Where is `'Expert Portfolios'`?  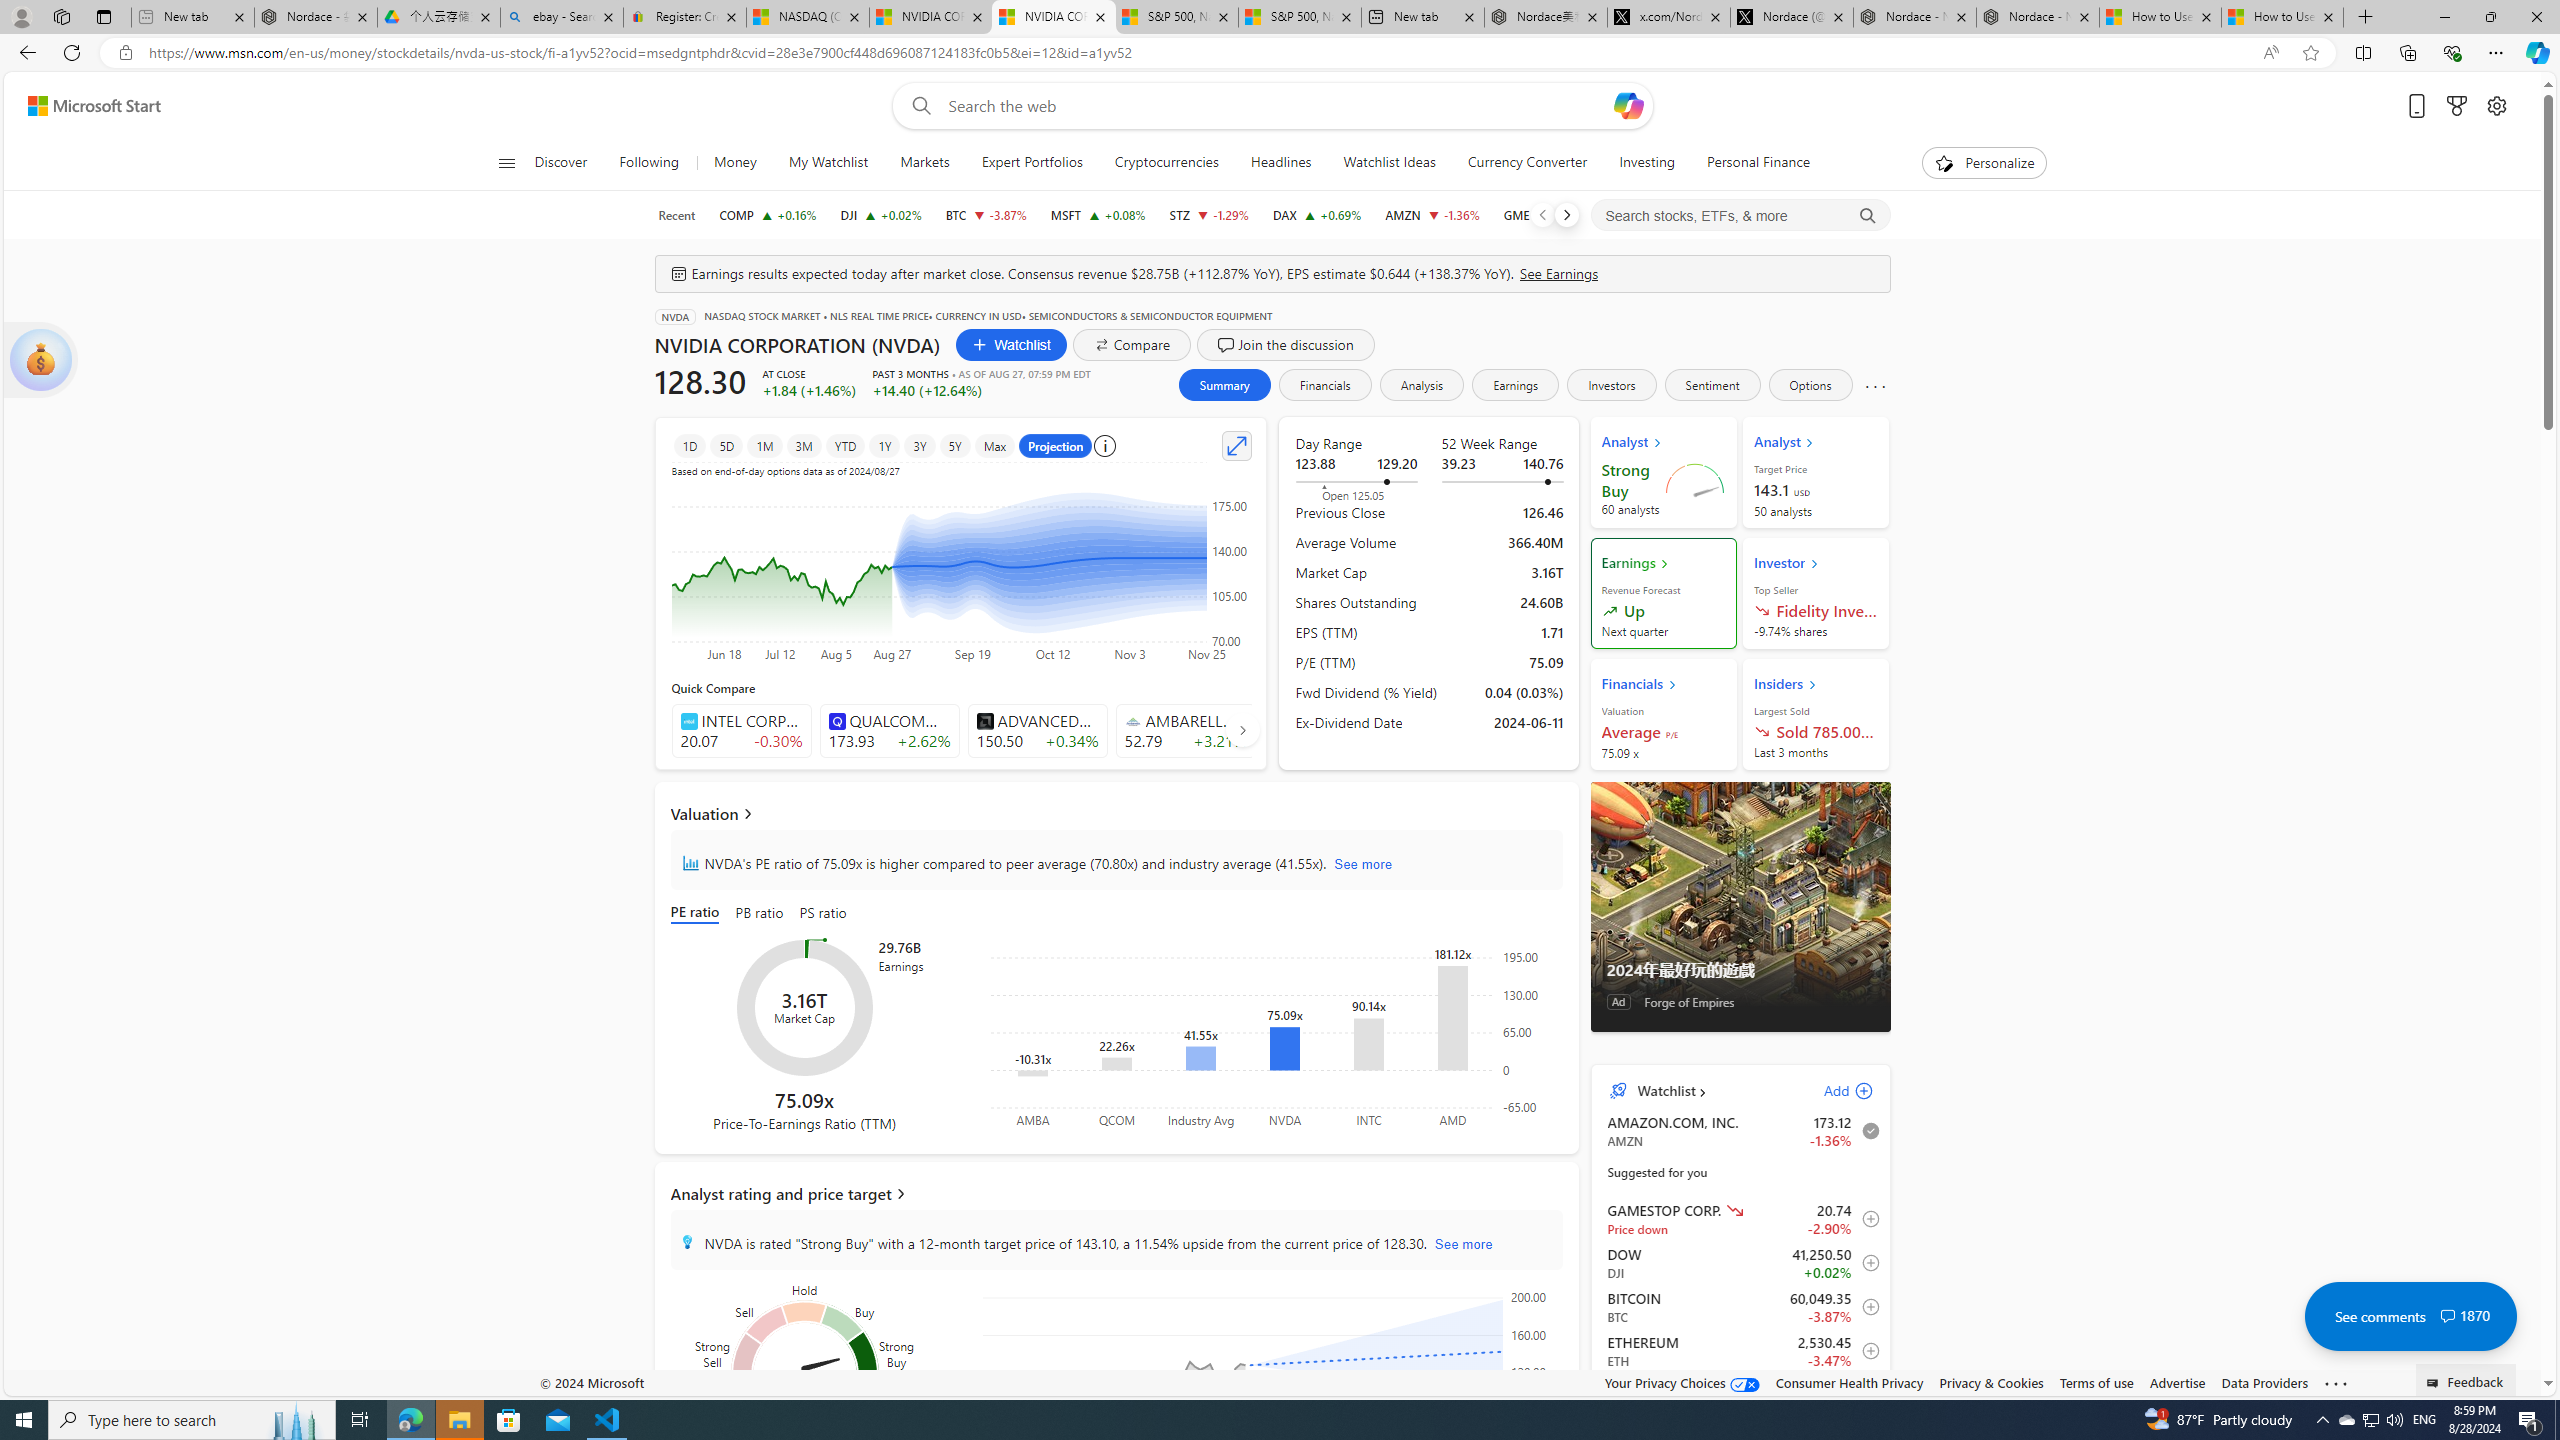 'Expert Portfolios' is located at coordinates (1031, 162).